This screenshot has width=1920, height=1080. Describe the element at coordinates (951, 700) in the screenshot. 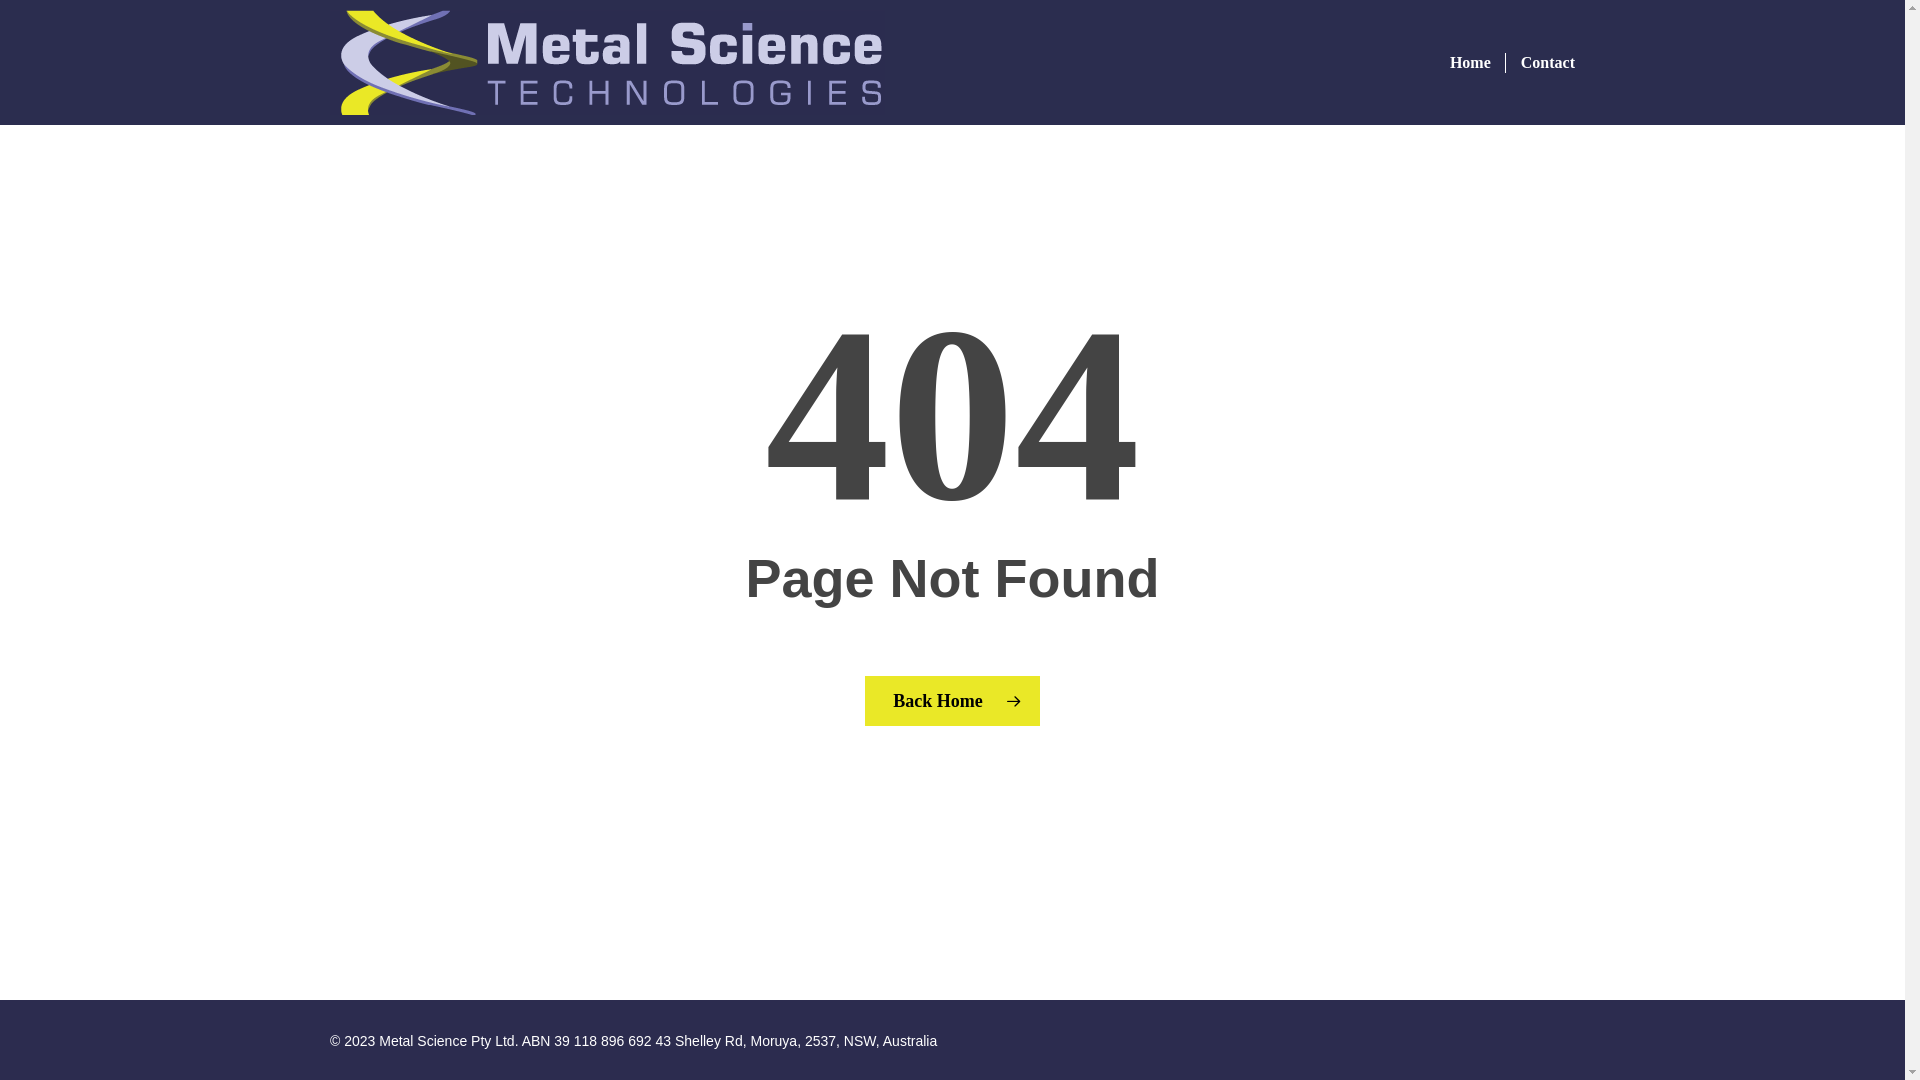

I see `'Back Home'` at that location.